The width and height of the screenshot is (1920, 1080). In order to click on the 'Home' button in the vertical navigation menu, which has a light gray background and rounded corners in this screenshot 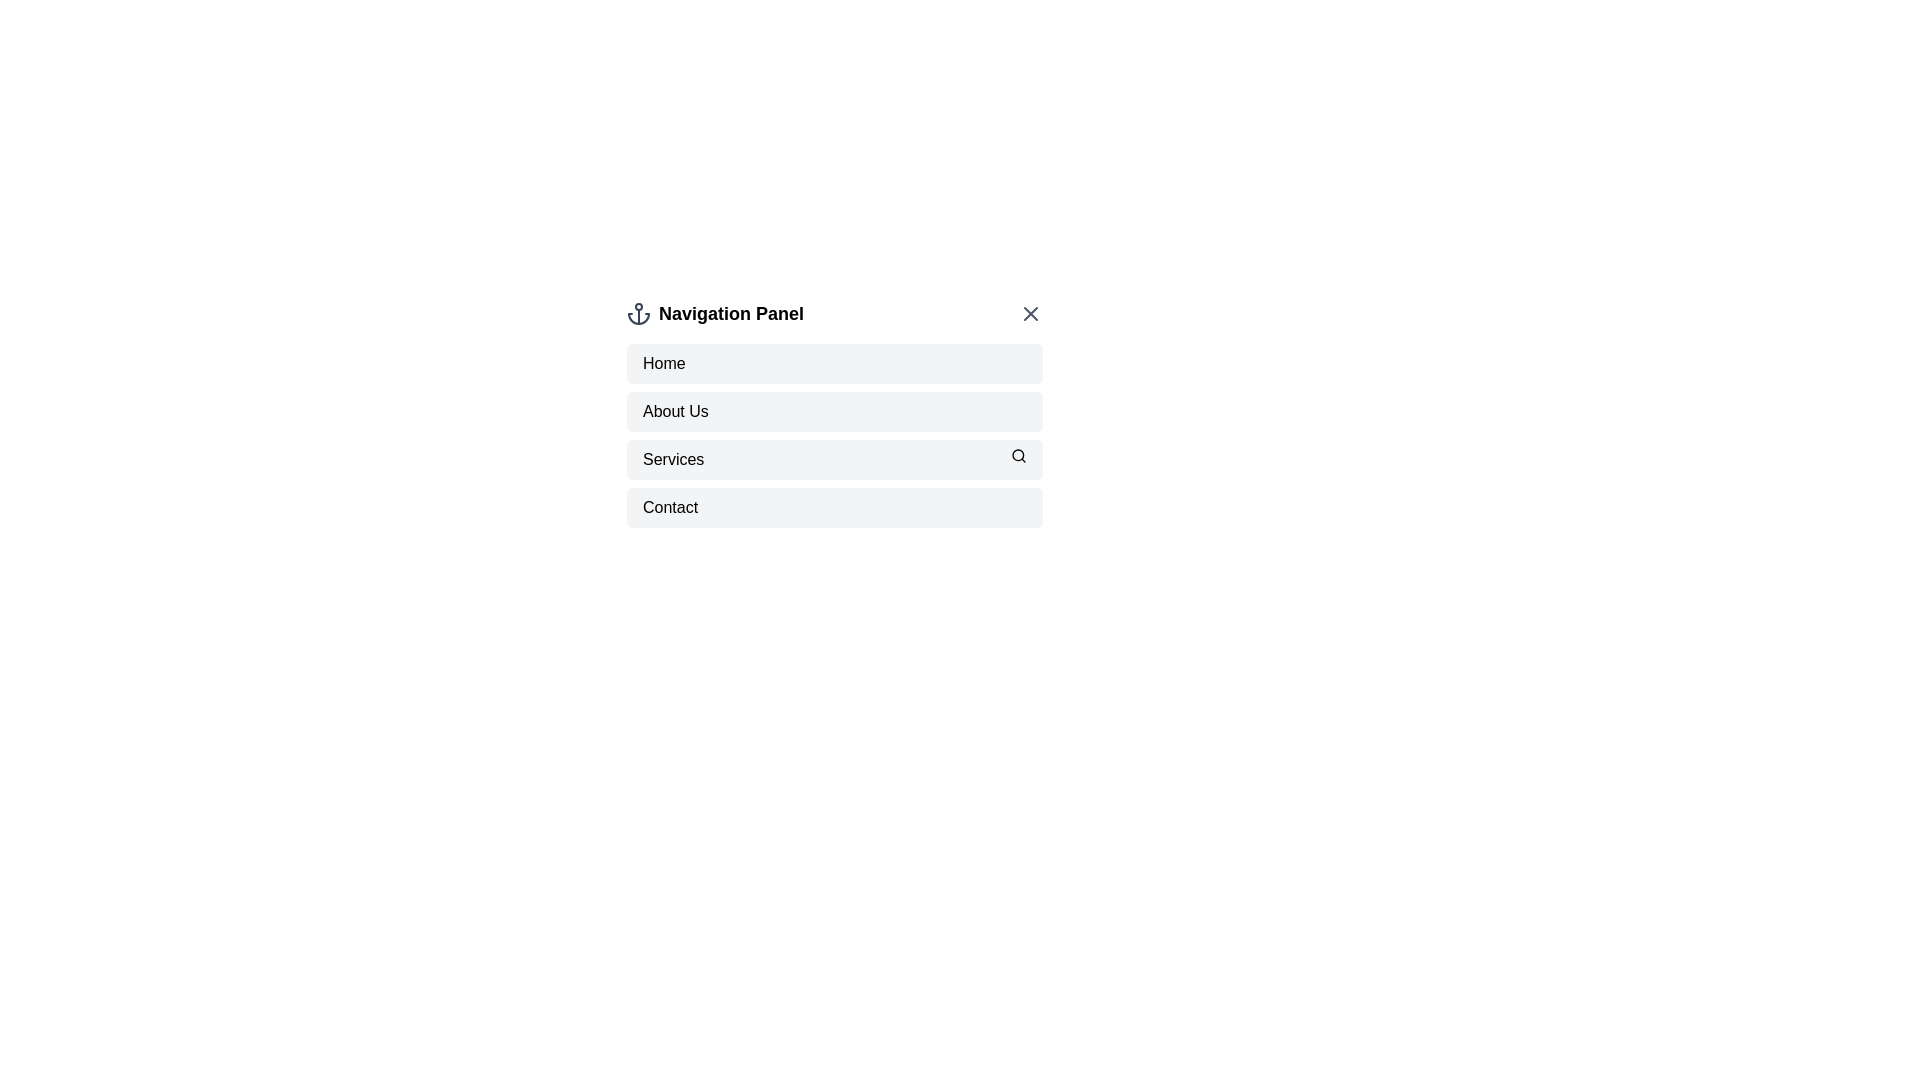, I will do `click(835, 363)`.